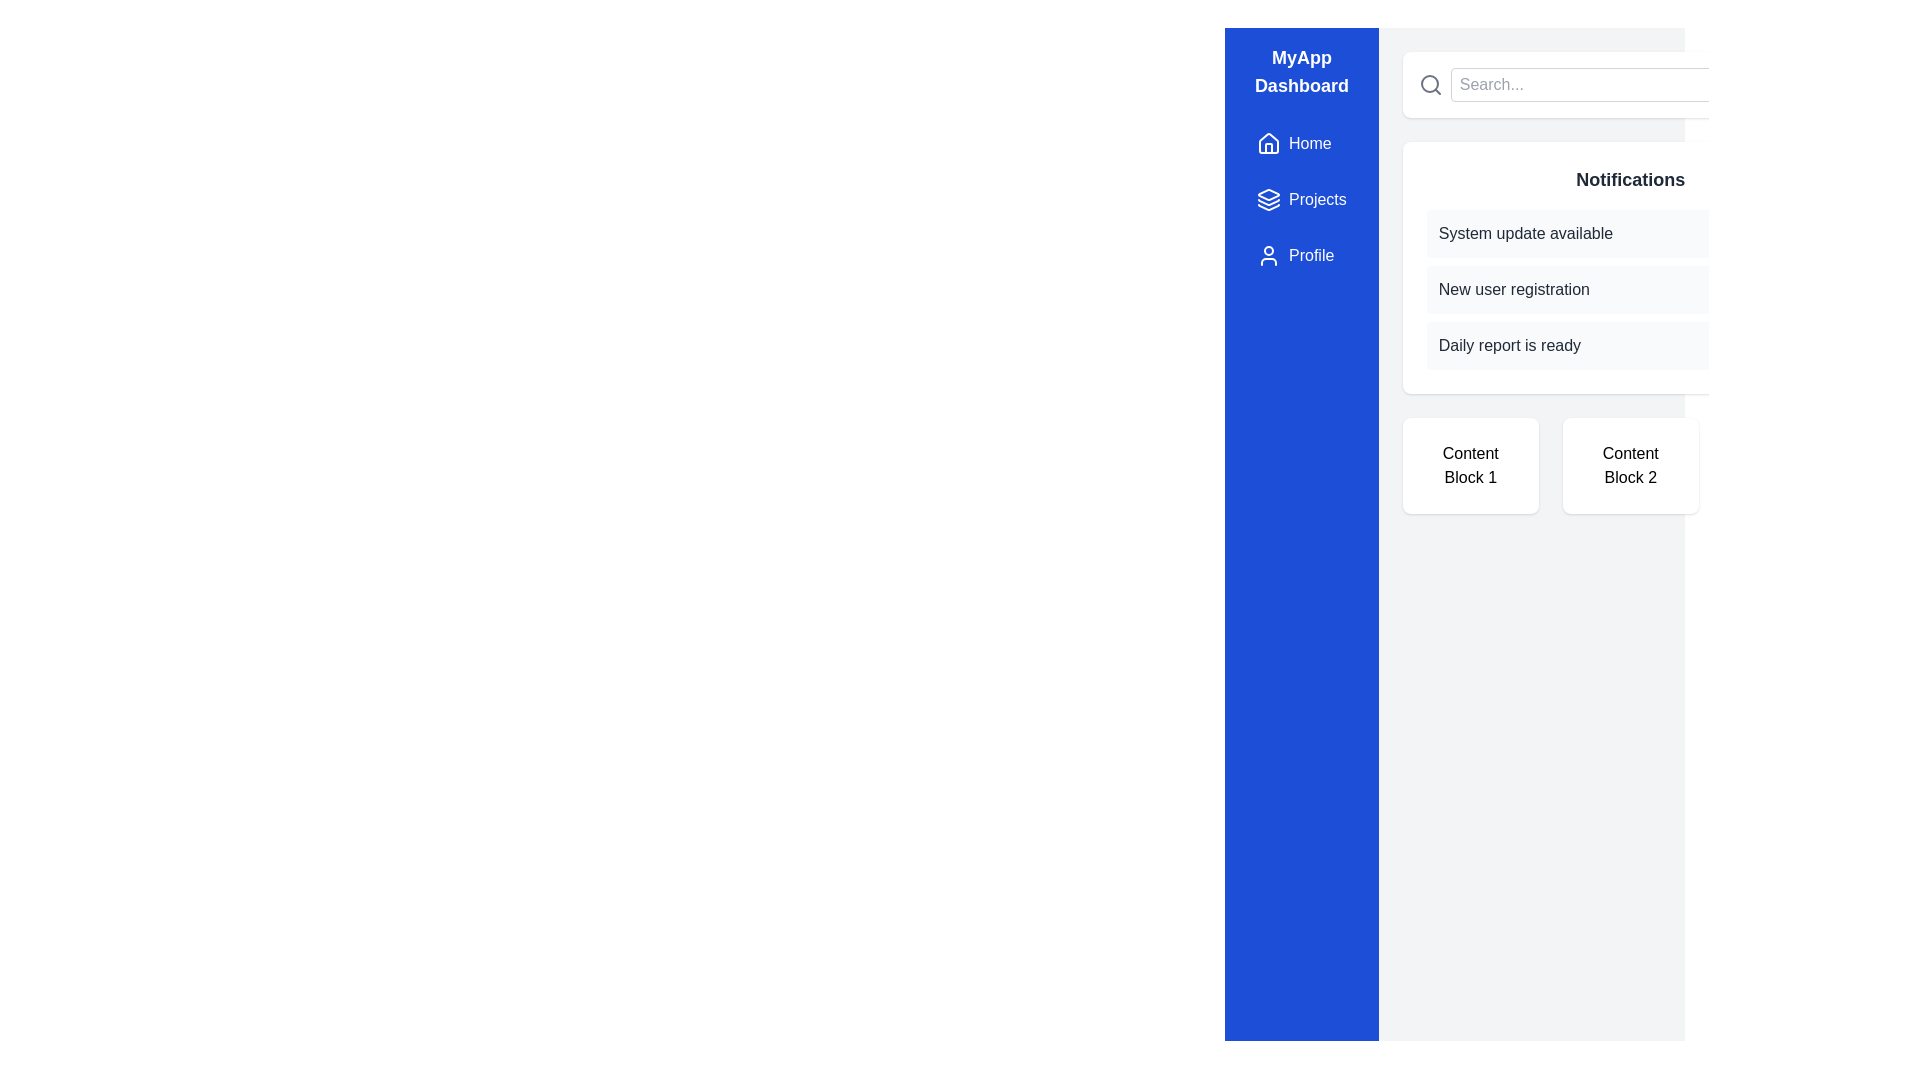 This screenshot has height=1080, width=1920. Describe the element at coordinates (1267, 200) in the screenshot. I see `the 'layers' icon in the sidebar navigation, which is styled with a white stroke on a blue background and indicates a 'layers' concept, located to the left of the 'Projects' text` at that location.